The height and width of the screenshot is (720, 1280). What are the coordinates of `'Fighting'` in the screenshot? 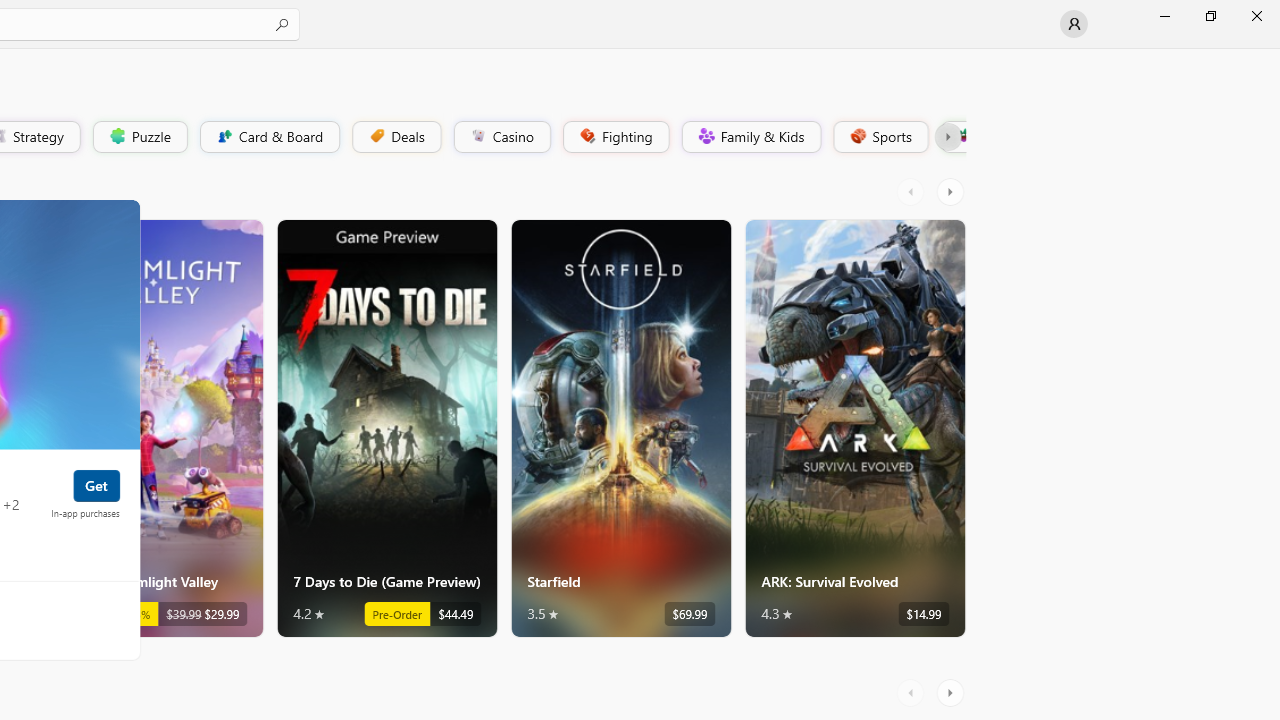 It's located at (614, 135).